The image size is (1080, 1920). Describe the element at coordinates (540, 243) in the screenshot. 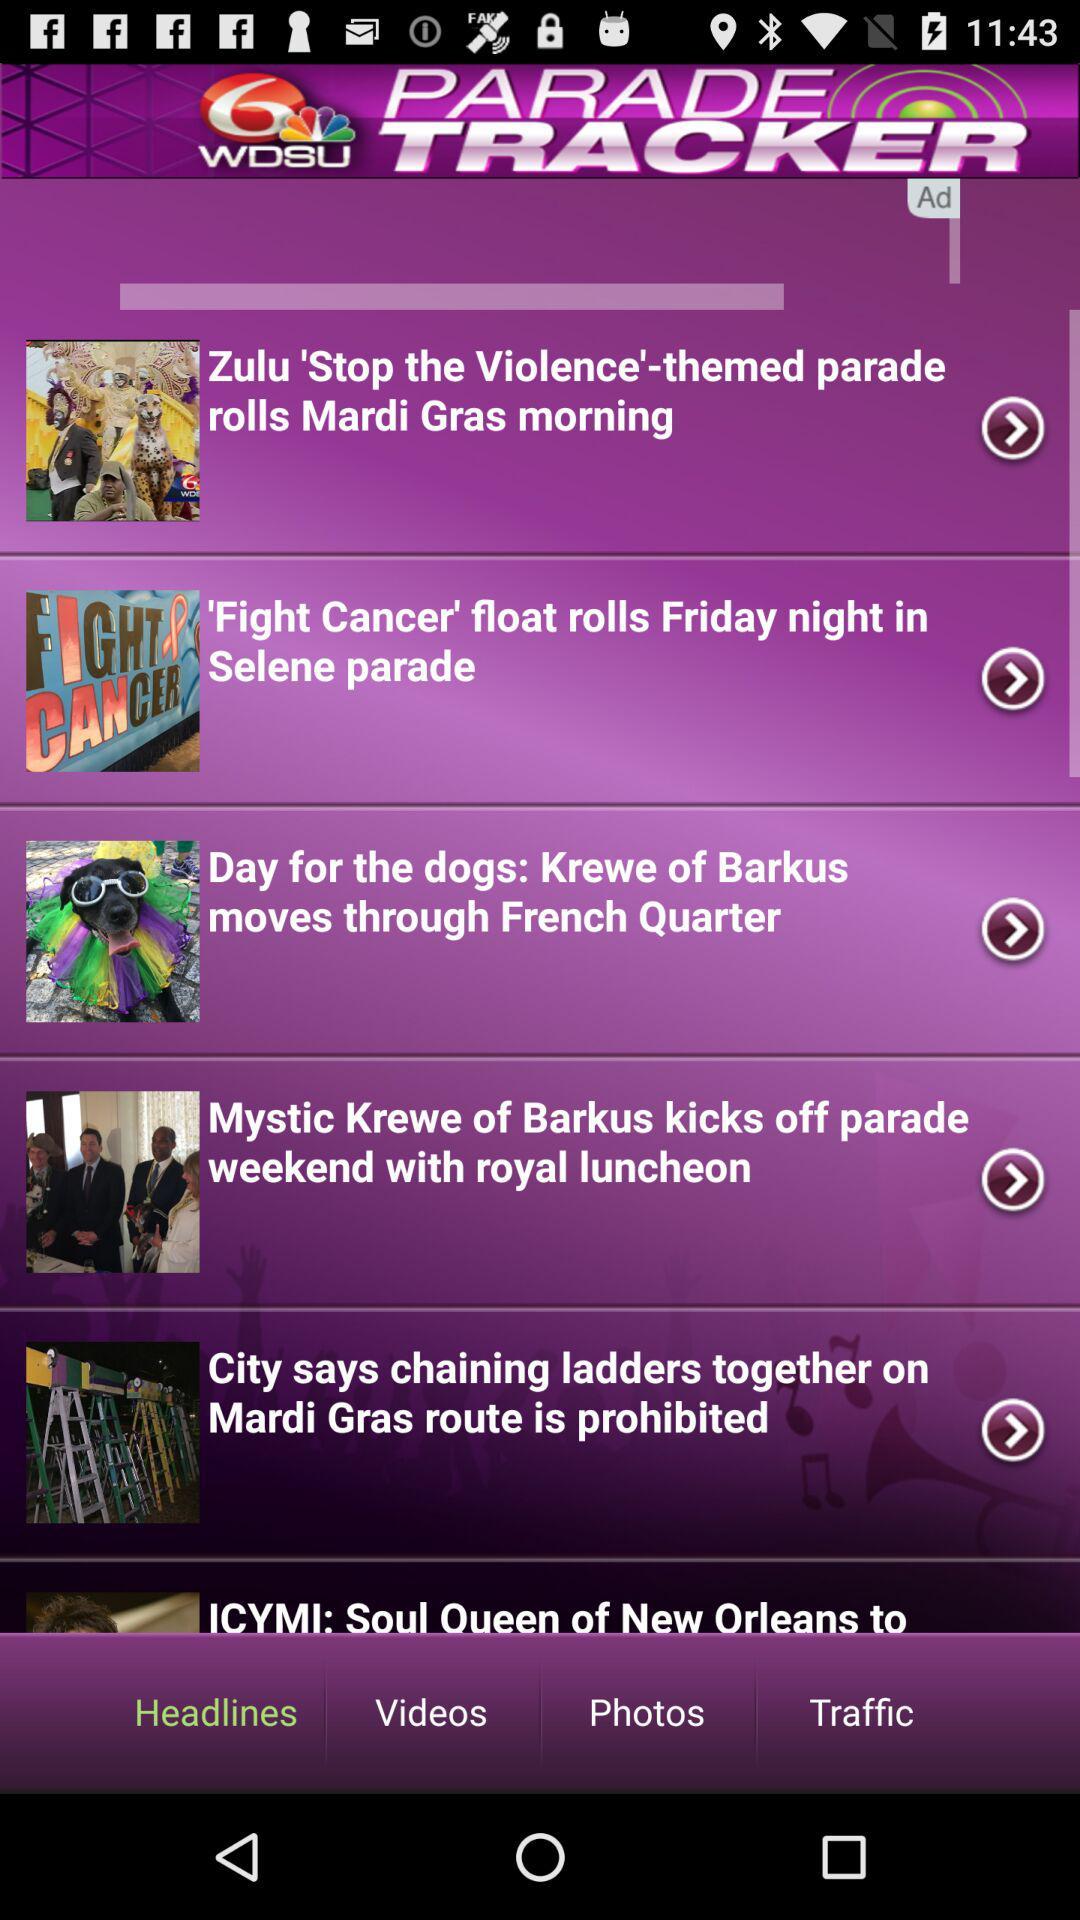

I see `advertisement link` at that location.